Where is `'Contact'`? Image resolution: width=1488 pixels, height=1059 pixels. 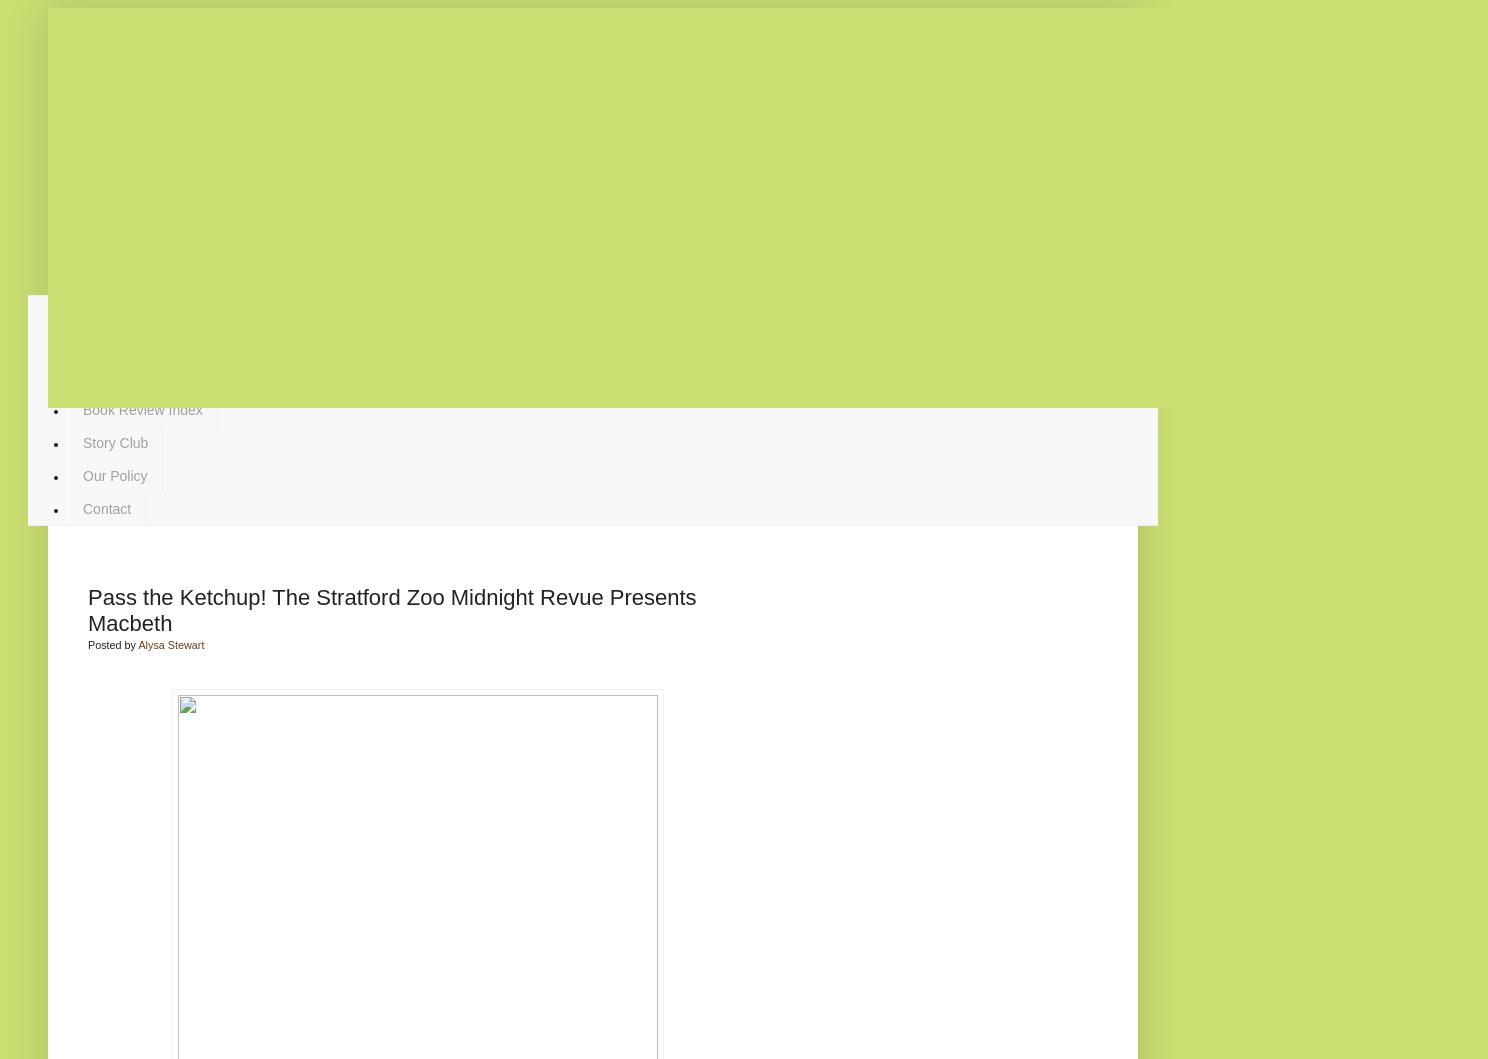
'Contact' is located at coordinates (105, 508).